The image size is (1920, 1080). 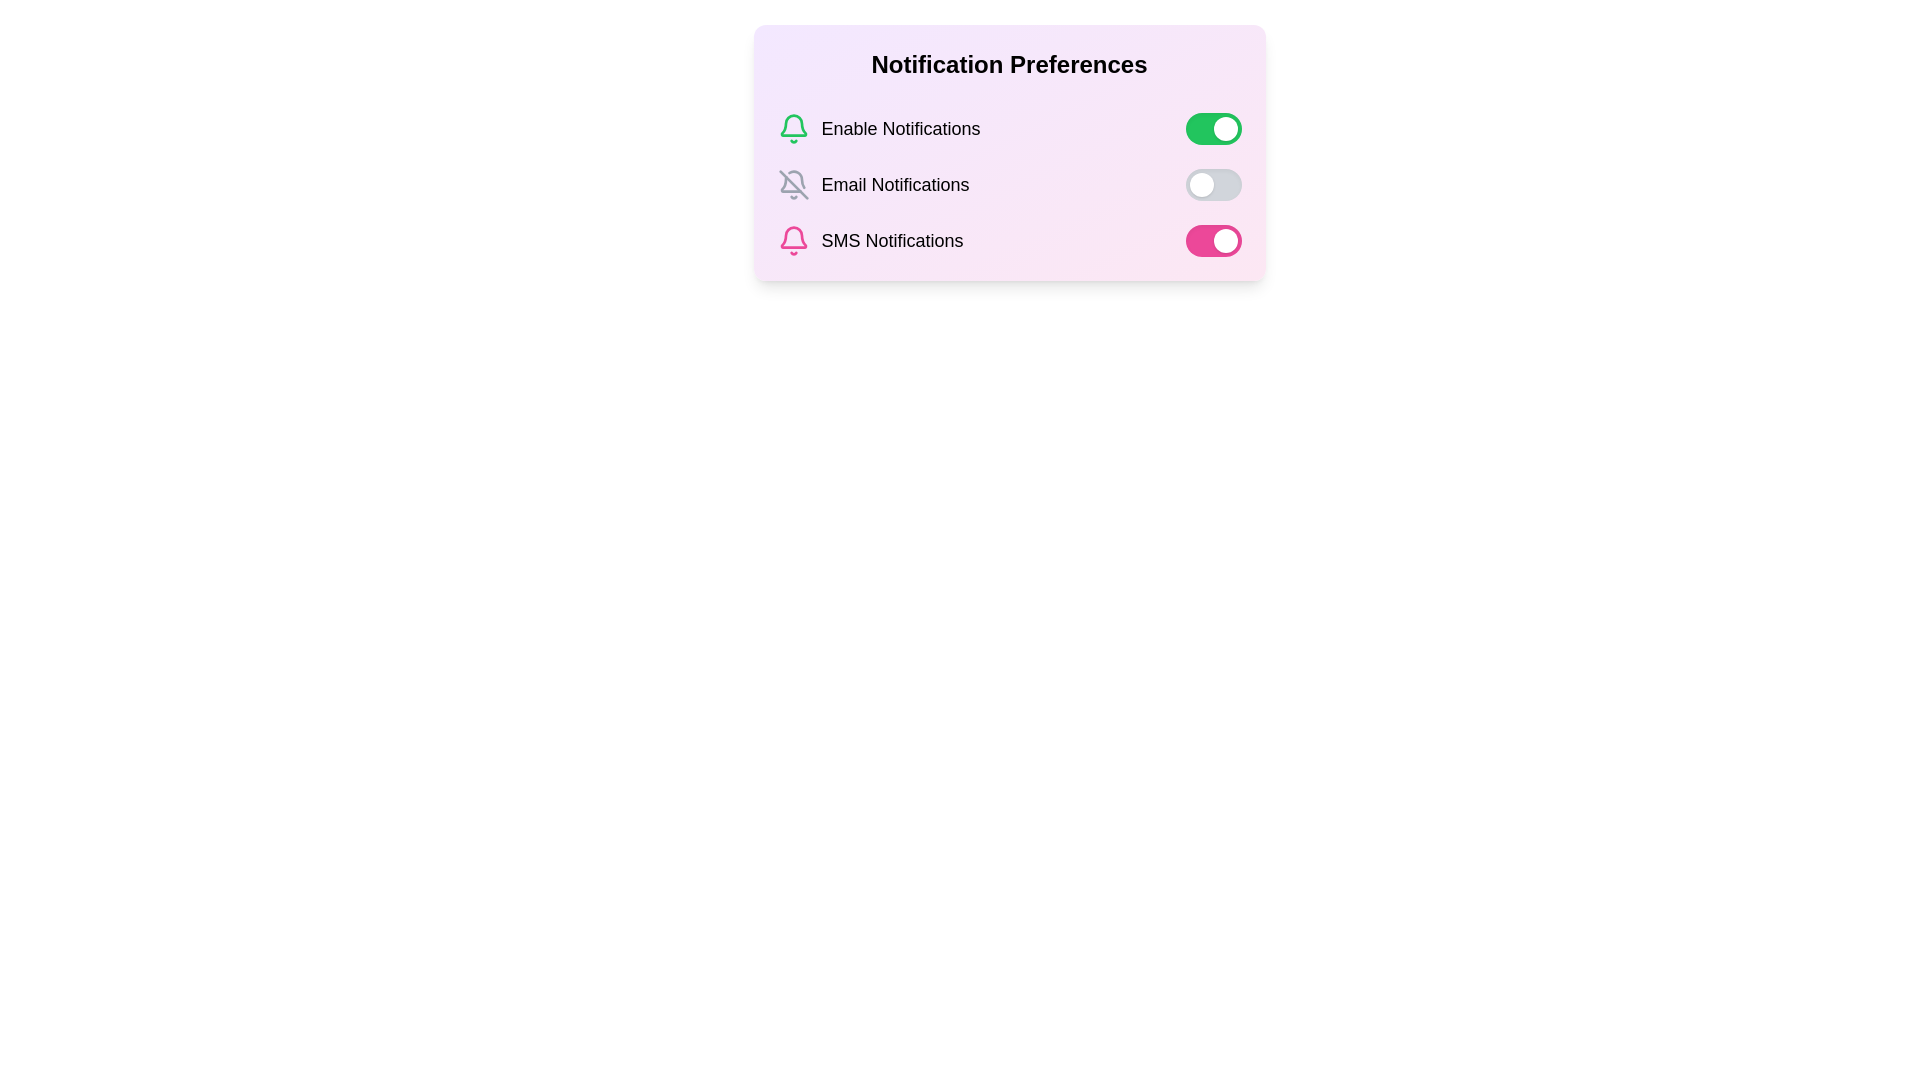 I want to click on text 'Email Notifications' which is displayed adjacent to a crossed-out bell icon in the second row of notification preferences, so click(x=873, y=185).